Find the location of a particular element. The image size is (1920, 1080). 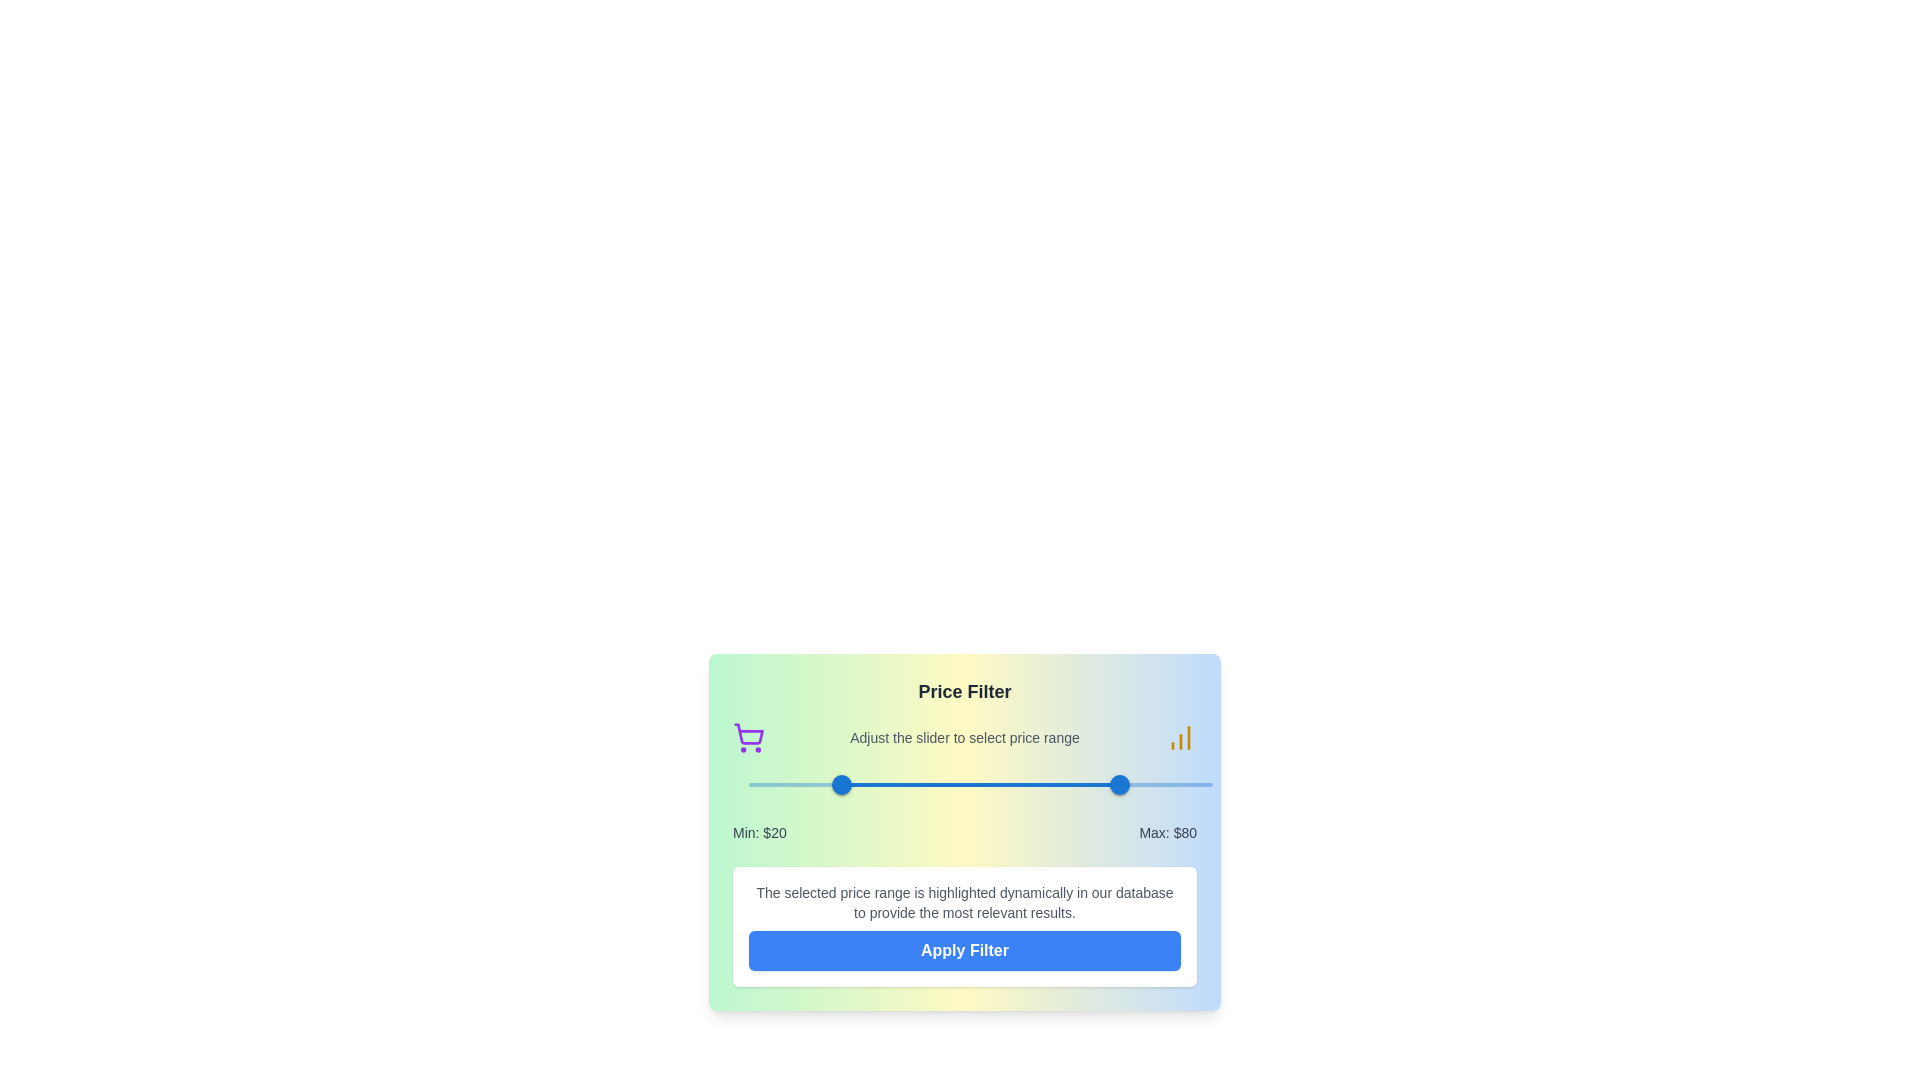

the static textual content that provides supplementary information about the price filter settings, located just above the 'Apply Filter' button inside a white, rounded, shadowed box at the bottom center of the interface is located at coordinates (964, 902).